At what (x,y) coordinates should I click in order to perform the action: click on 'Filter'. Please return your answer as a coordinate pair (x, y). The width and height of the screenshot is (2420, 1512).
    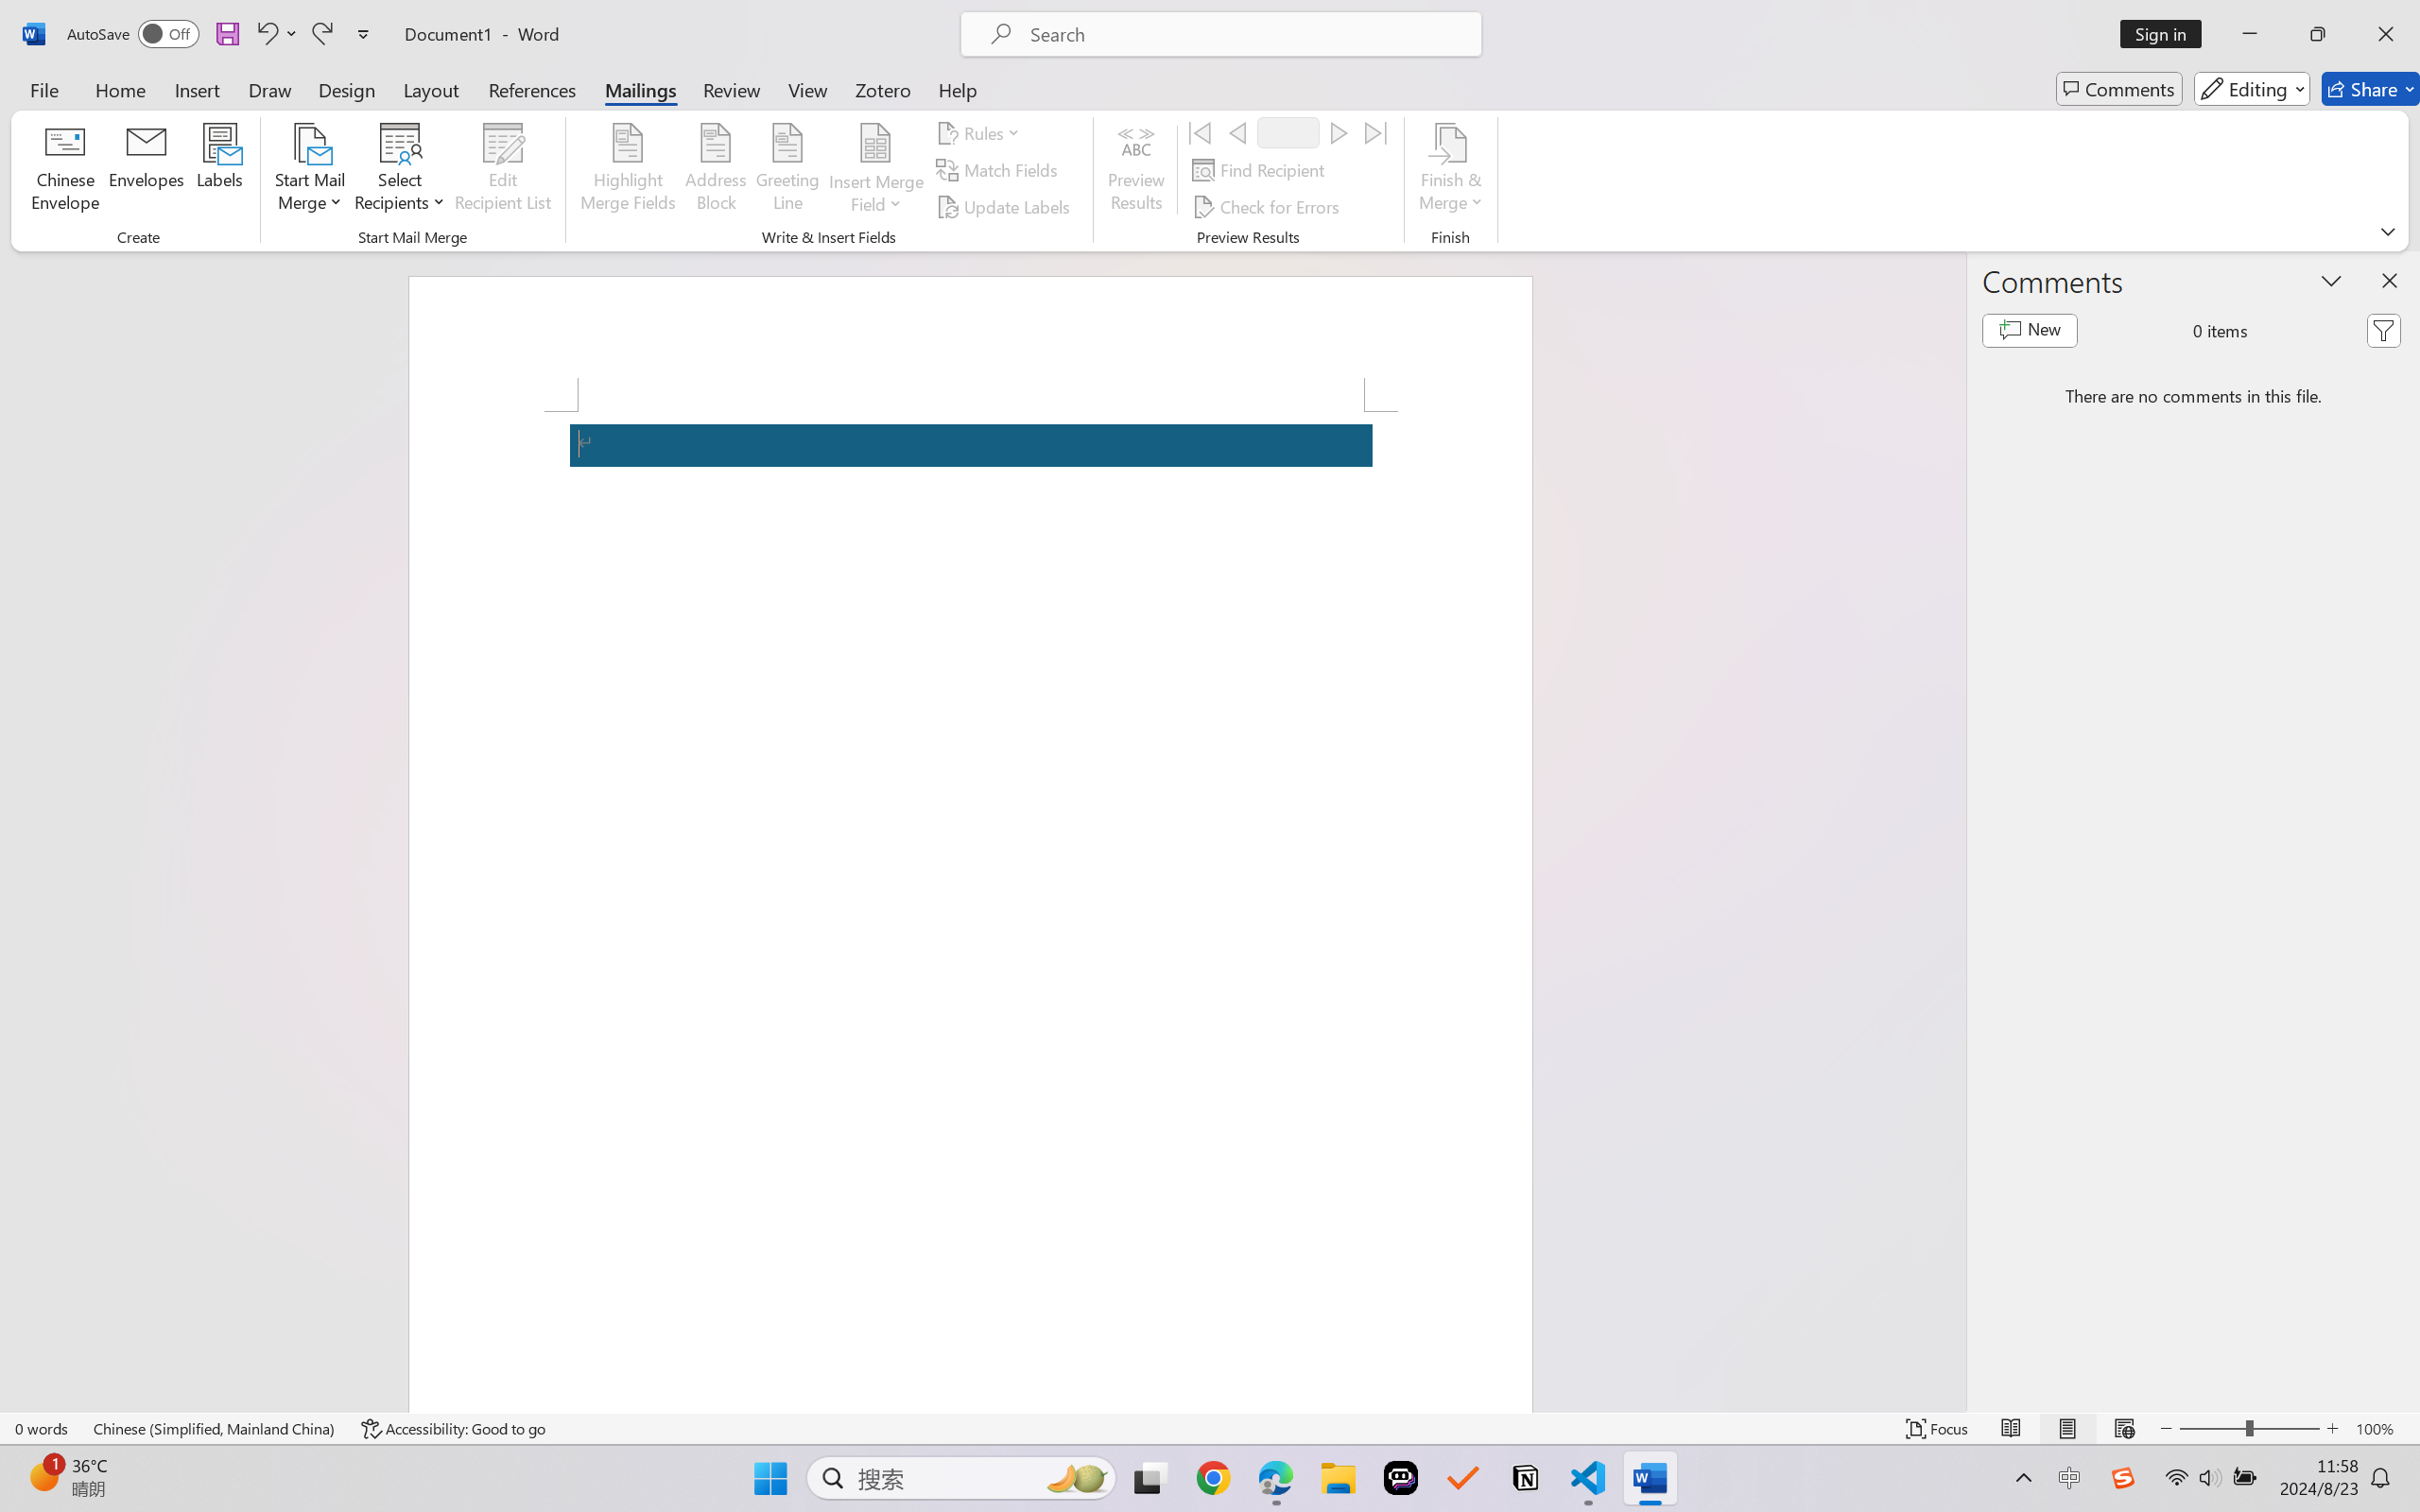
    Looking at the image, I should click on (2383, 331).